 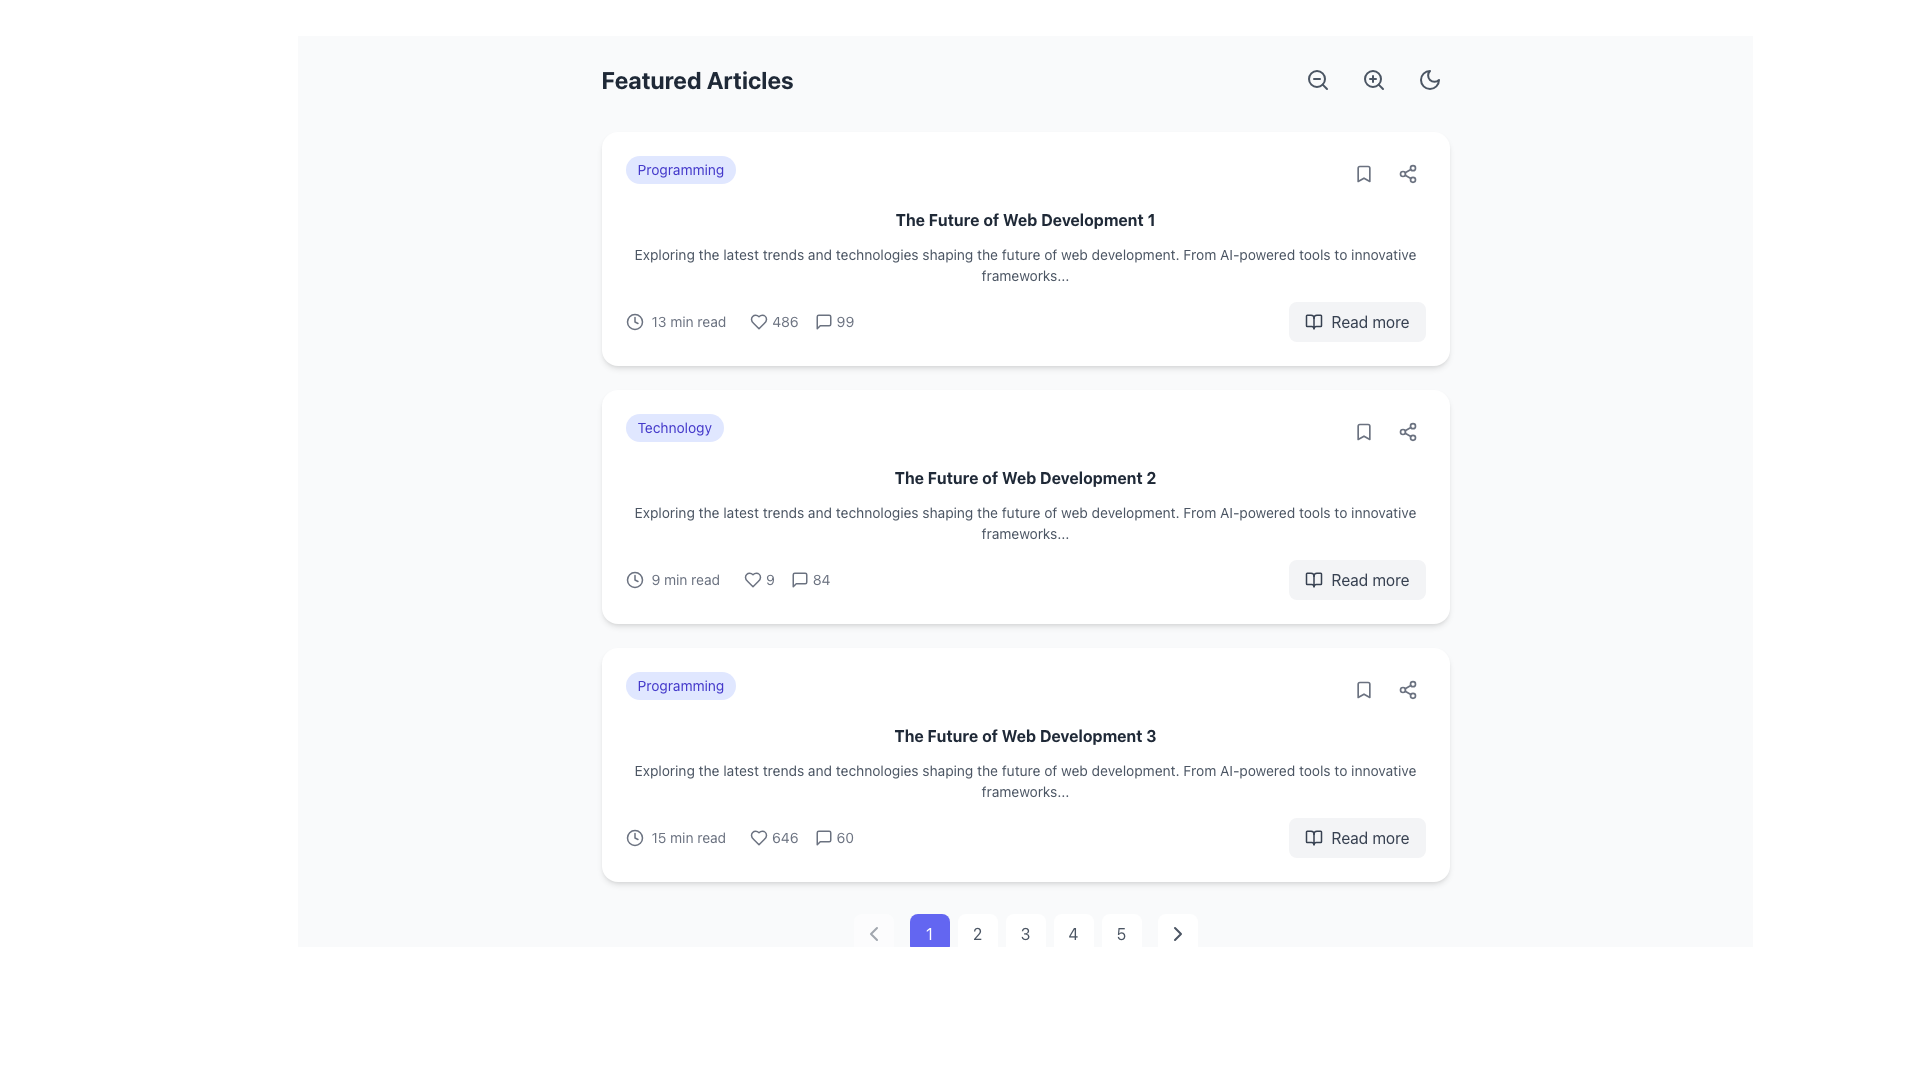 I want to click on the zoom-out button icon located in the top-right corner of the interface, so click(x=1317, y=79).